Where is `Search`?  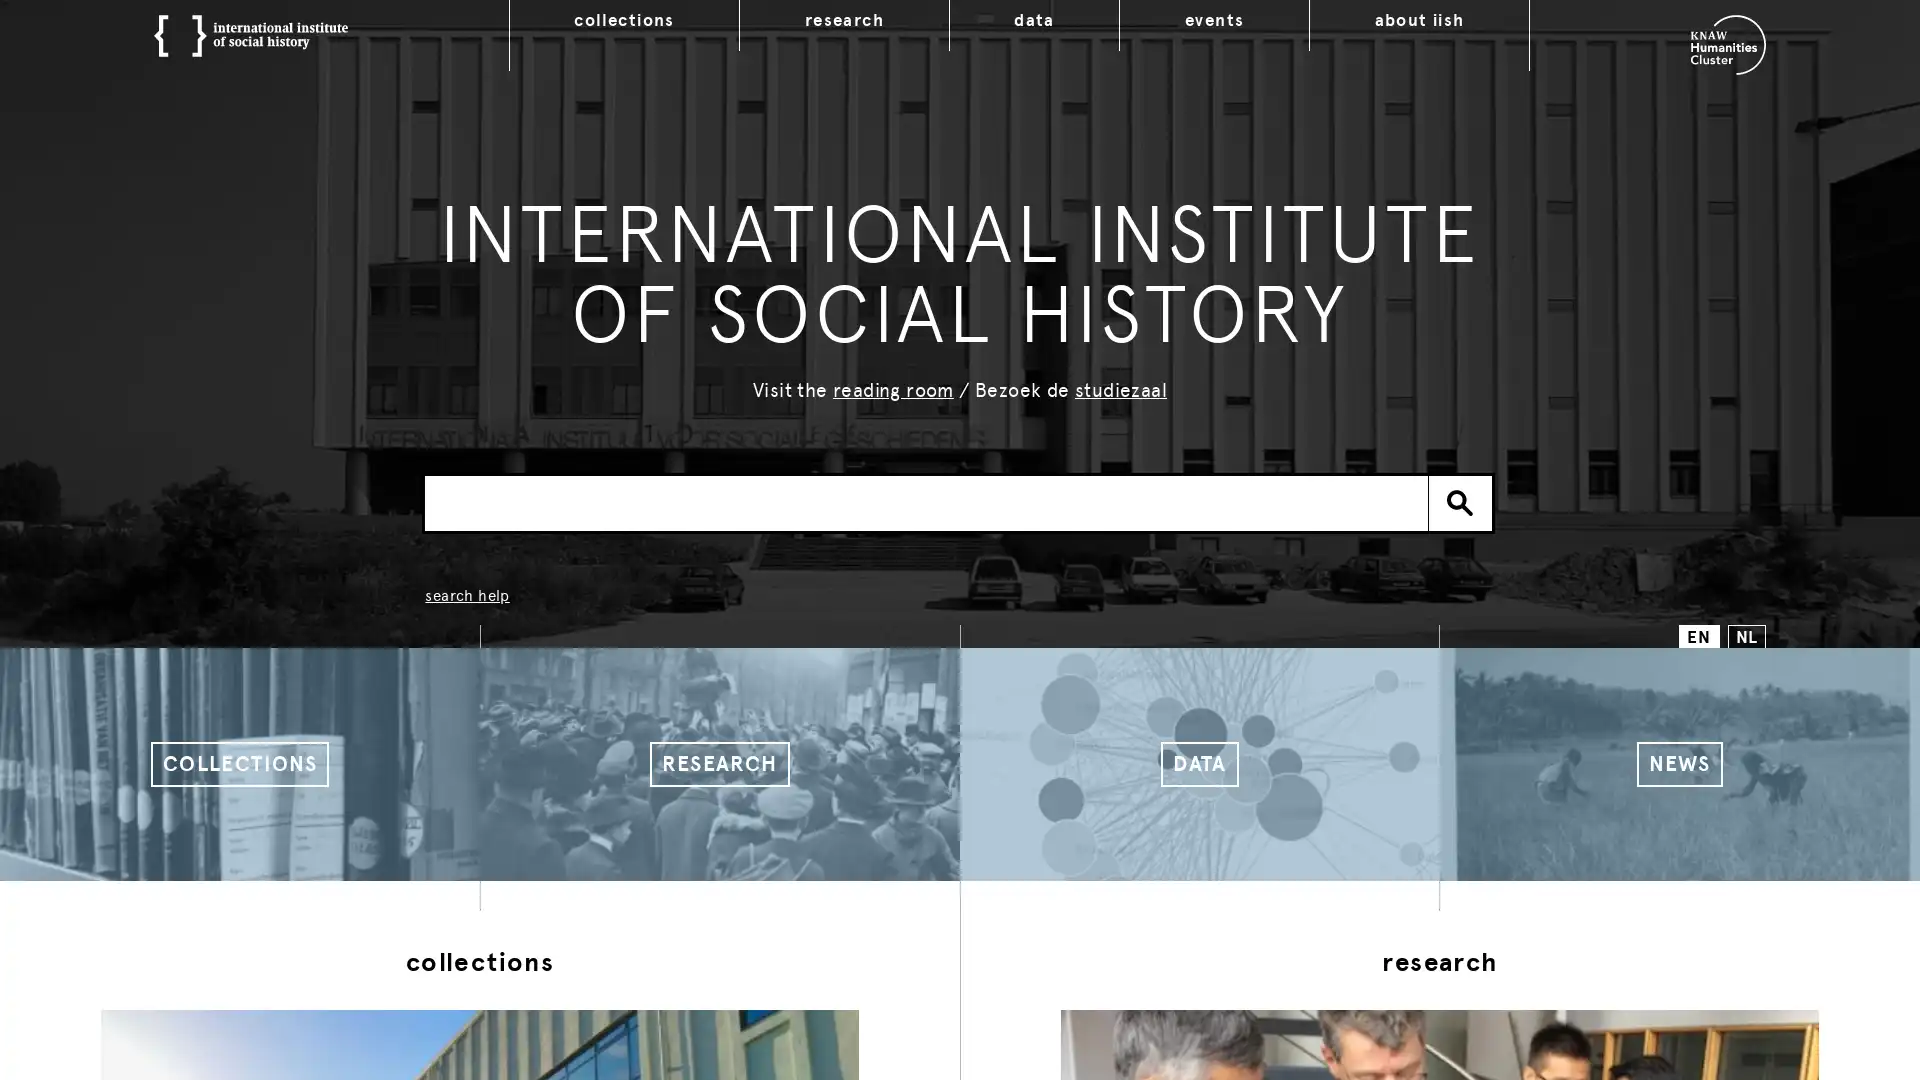 Search is located at coordinates (1460, 501).